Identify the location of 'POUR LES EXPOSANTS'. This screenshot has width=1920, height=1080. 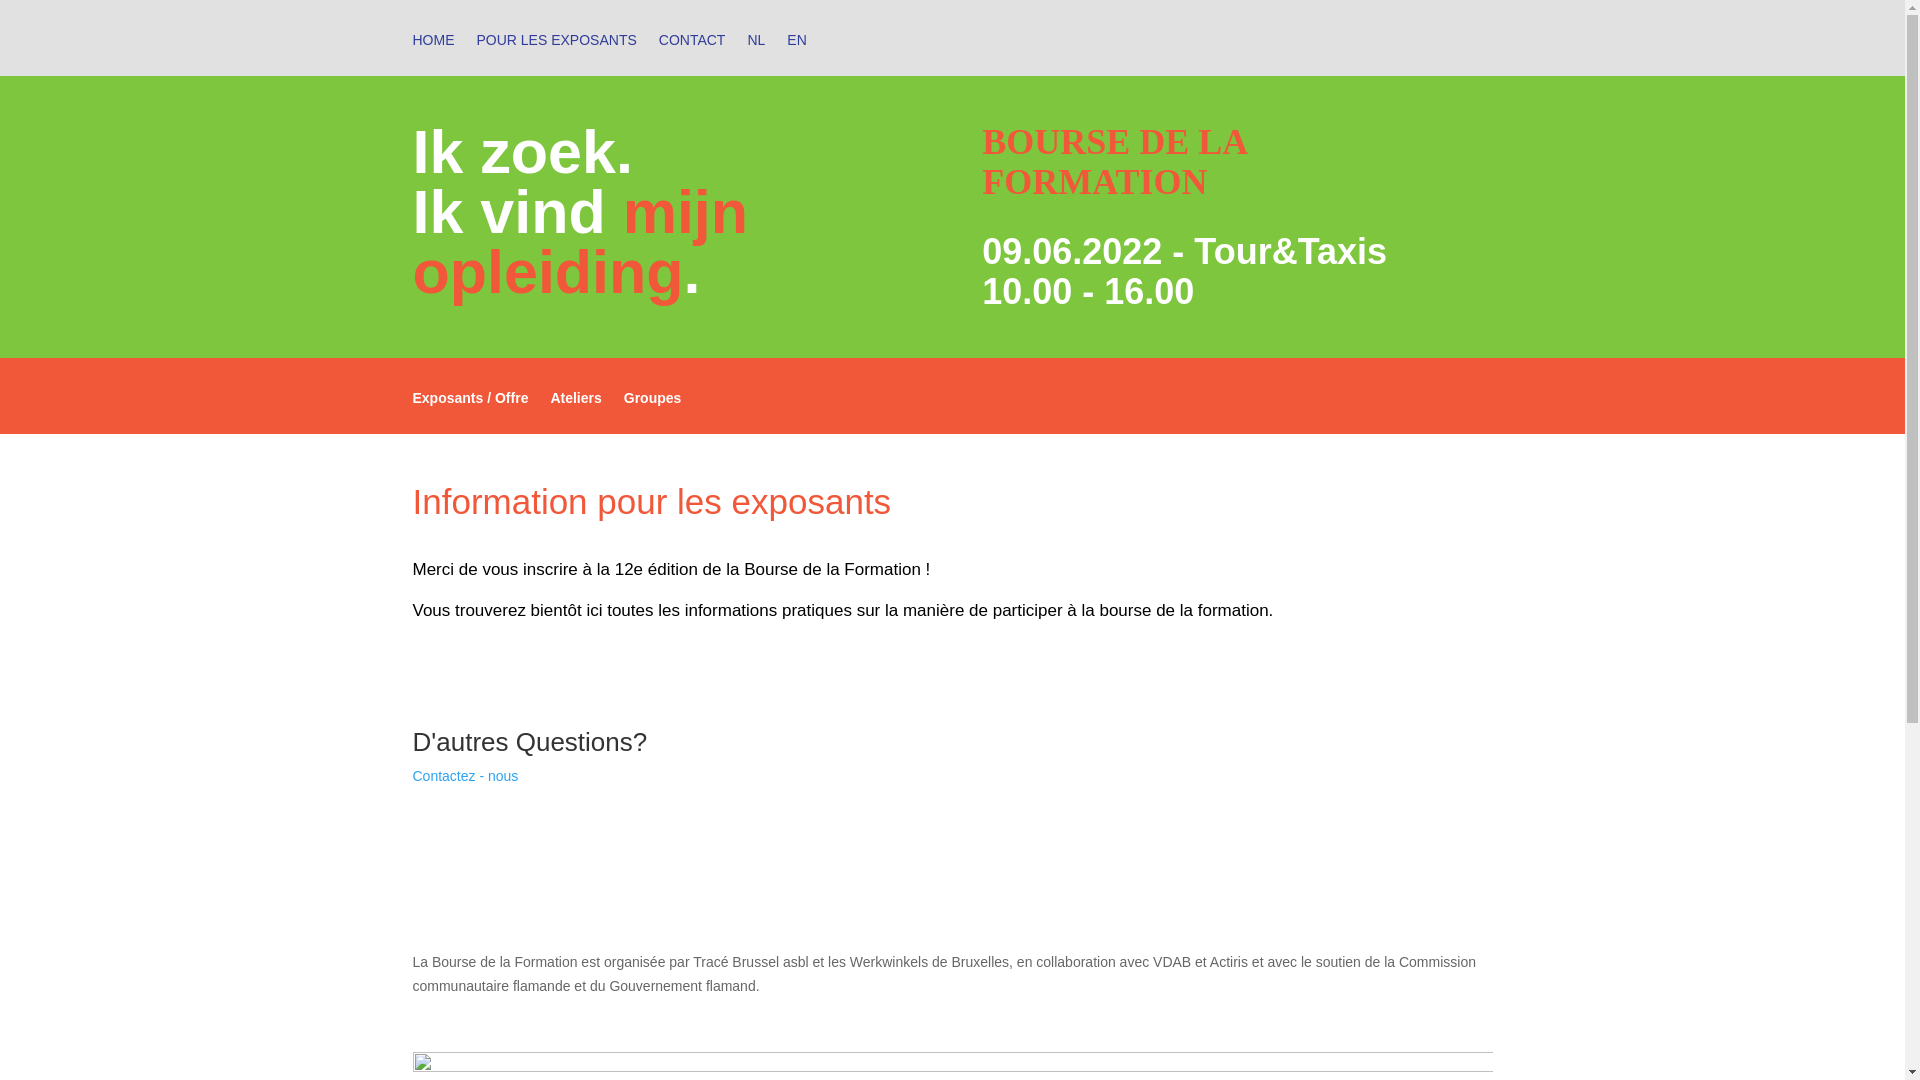
(474, 53).